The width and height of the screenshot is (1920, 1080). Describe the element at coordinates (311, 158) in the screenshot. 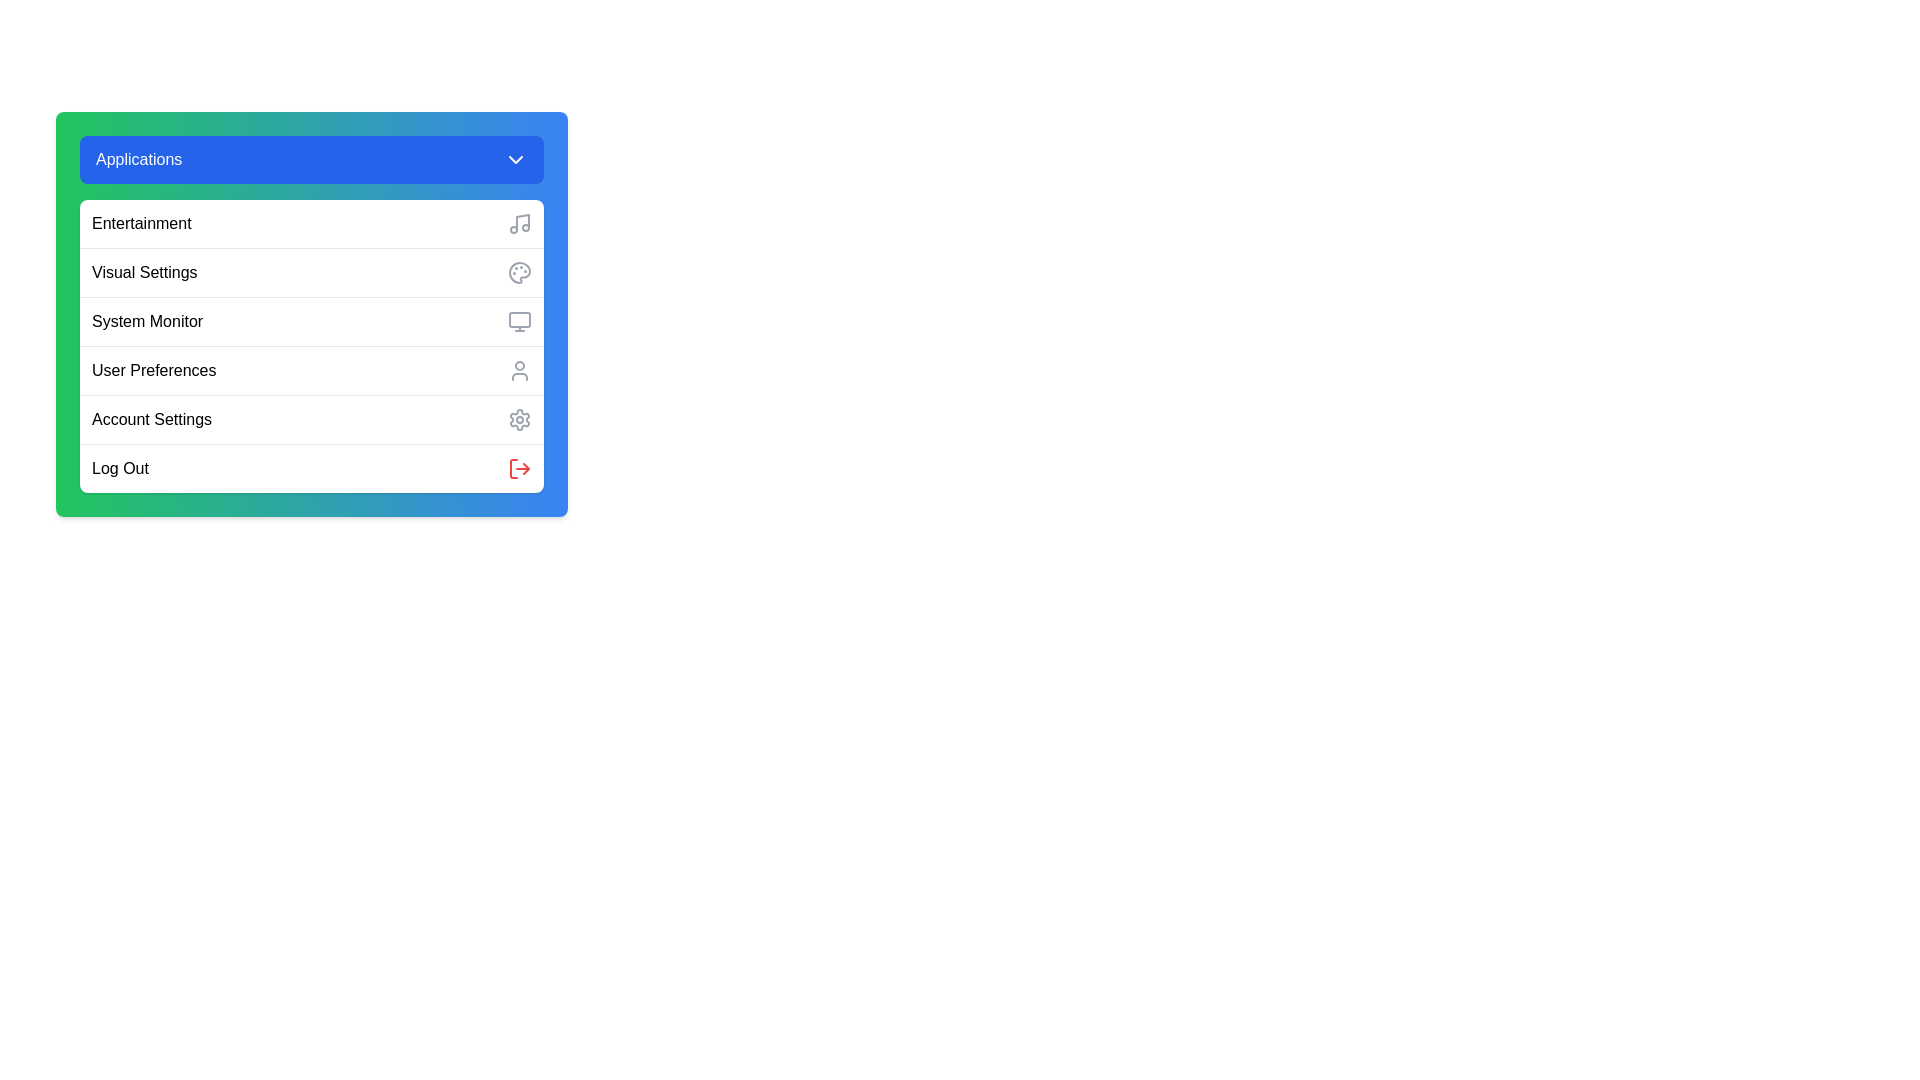

I see `the 'Applications' button to toggle the menu visibility` at that location.